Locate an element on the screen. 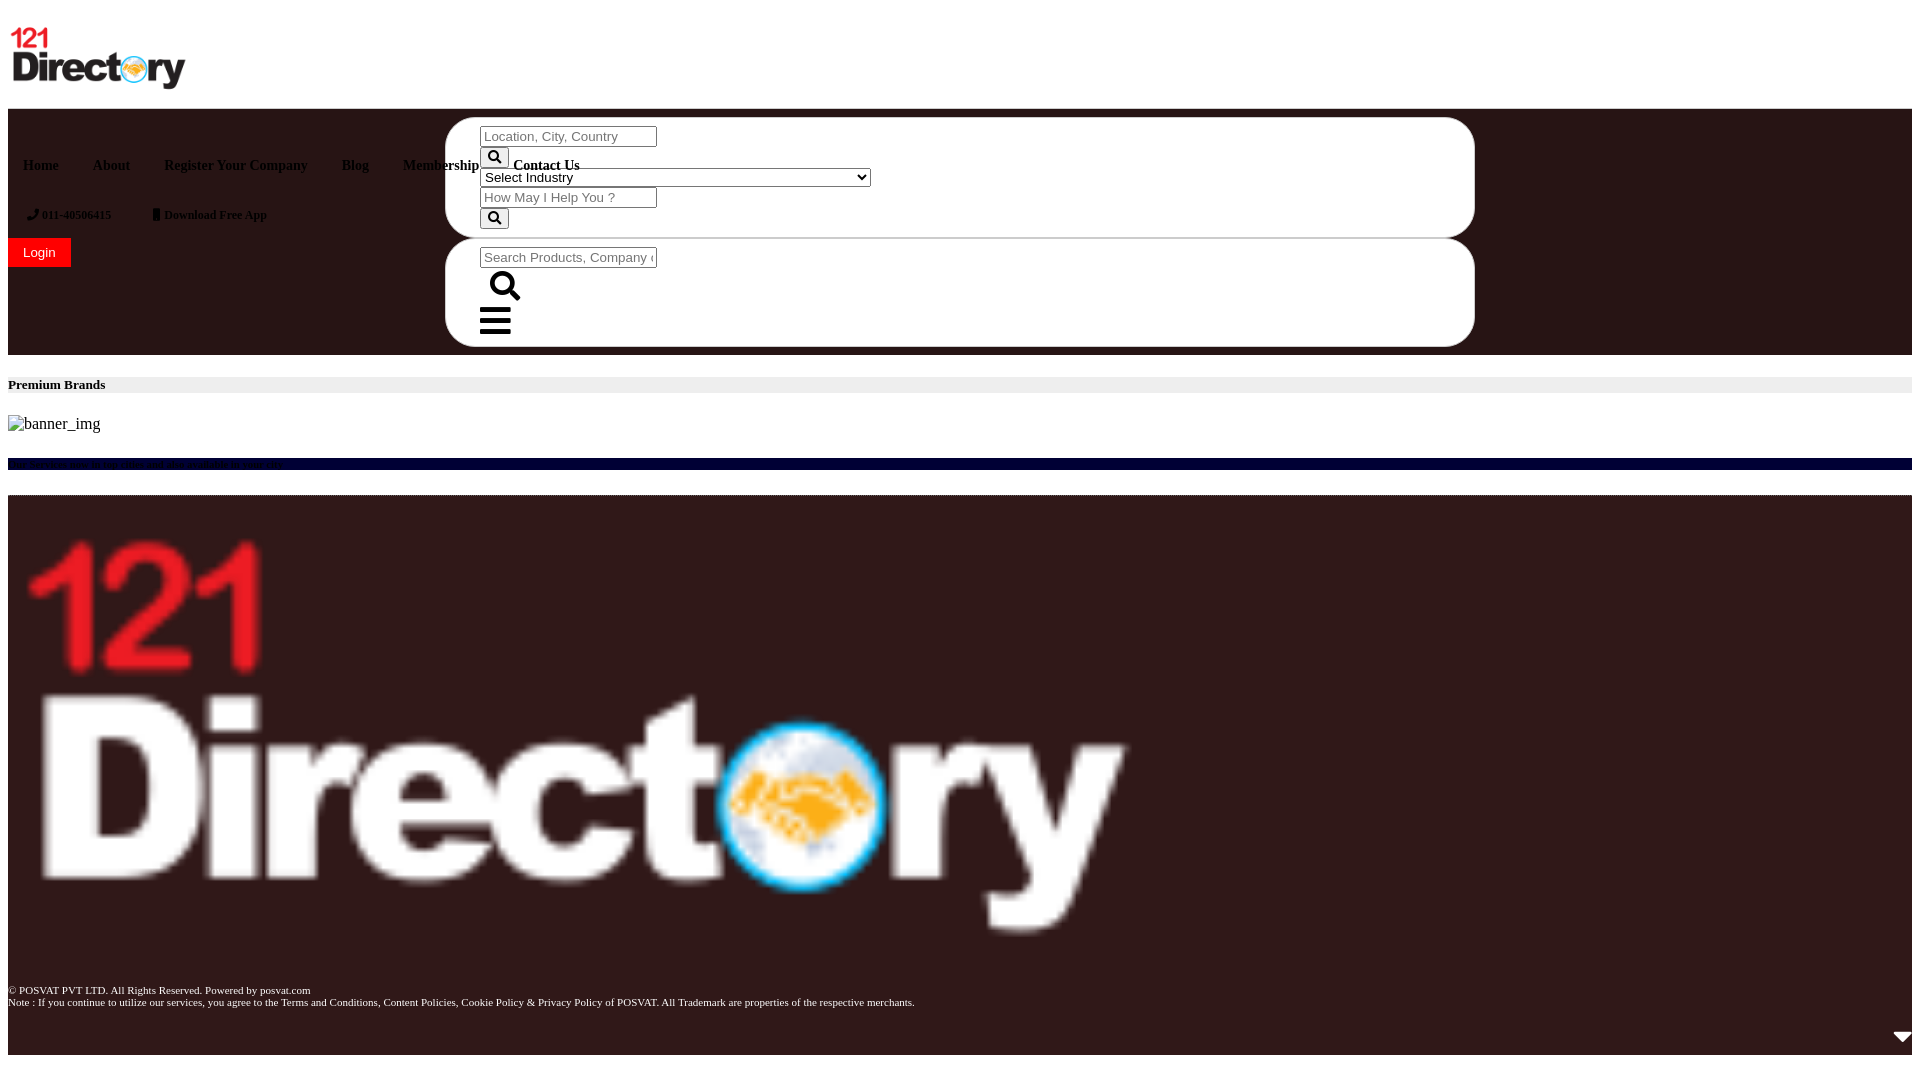 The width and height of the screenshot is (1920, 1080). 'Blog' is located at coordinates (355, 164).